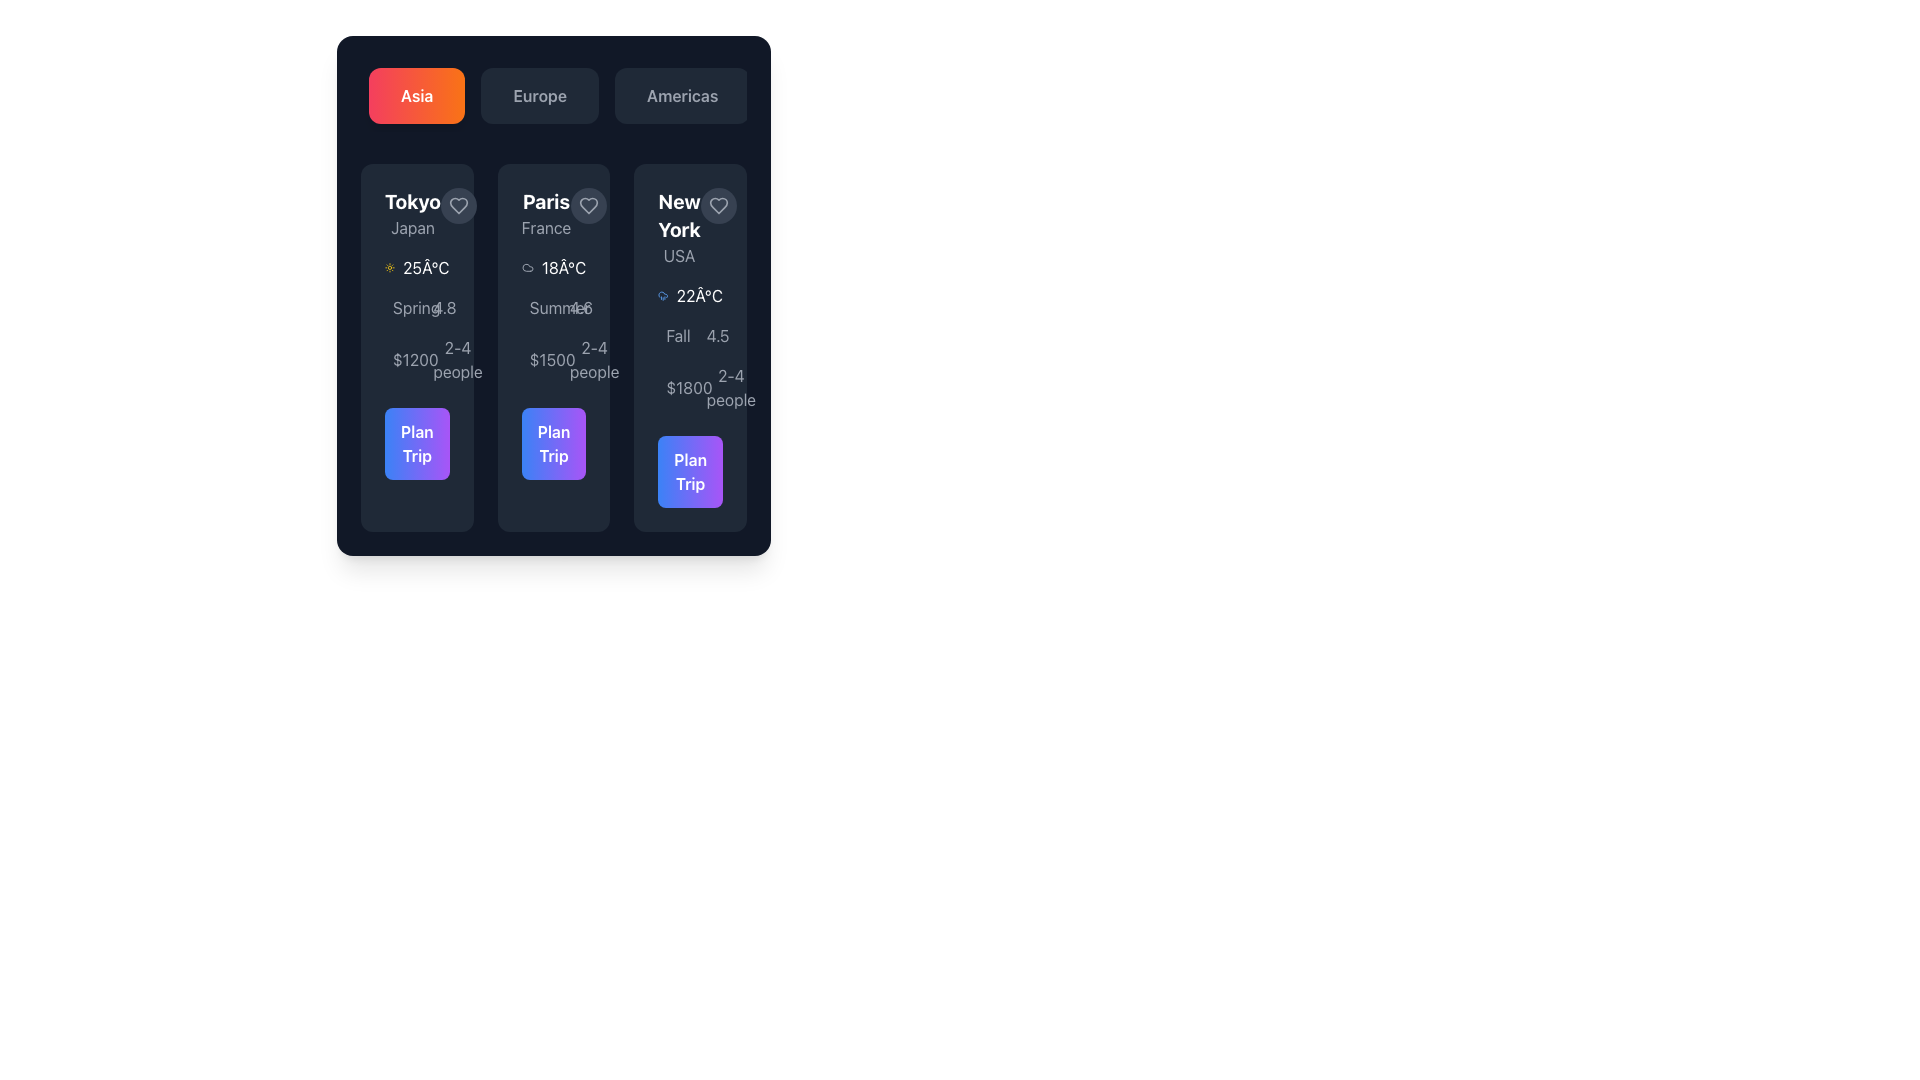 The height and width of the screenshot is (1080, 1920). What do you see at coordinates (670, 334) in the screenshot?
I see `the static text label 'Fall' located under the 'New York USA' section in the 'Americas' tab, which is styled in gray and accompanied by a calendar icon` at bounding box center [670, 334].